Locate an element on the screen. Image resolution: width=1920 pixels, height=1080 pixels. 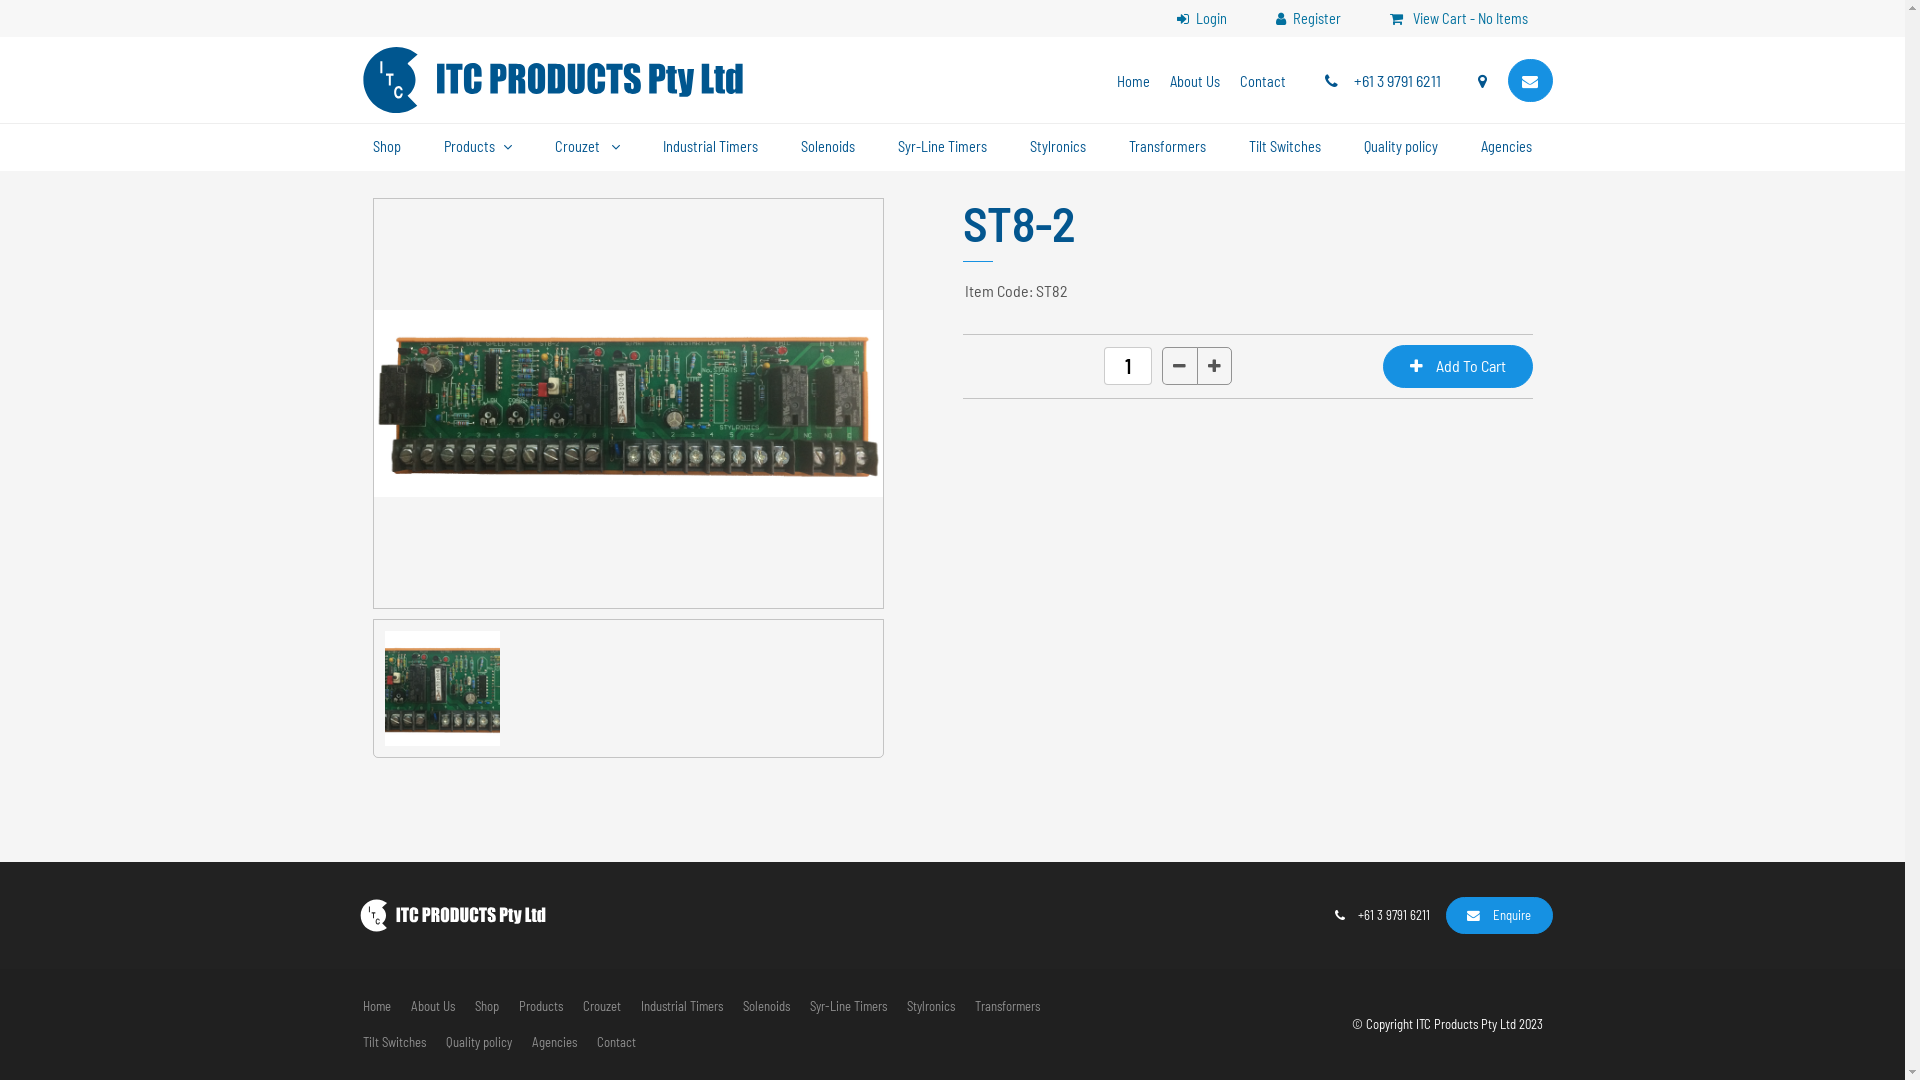
'Shop' is located at coordinates (485, 1006).